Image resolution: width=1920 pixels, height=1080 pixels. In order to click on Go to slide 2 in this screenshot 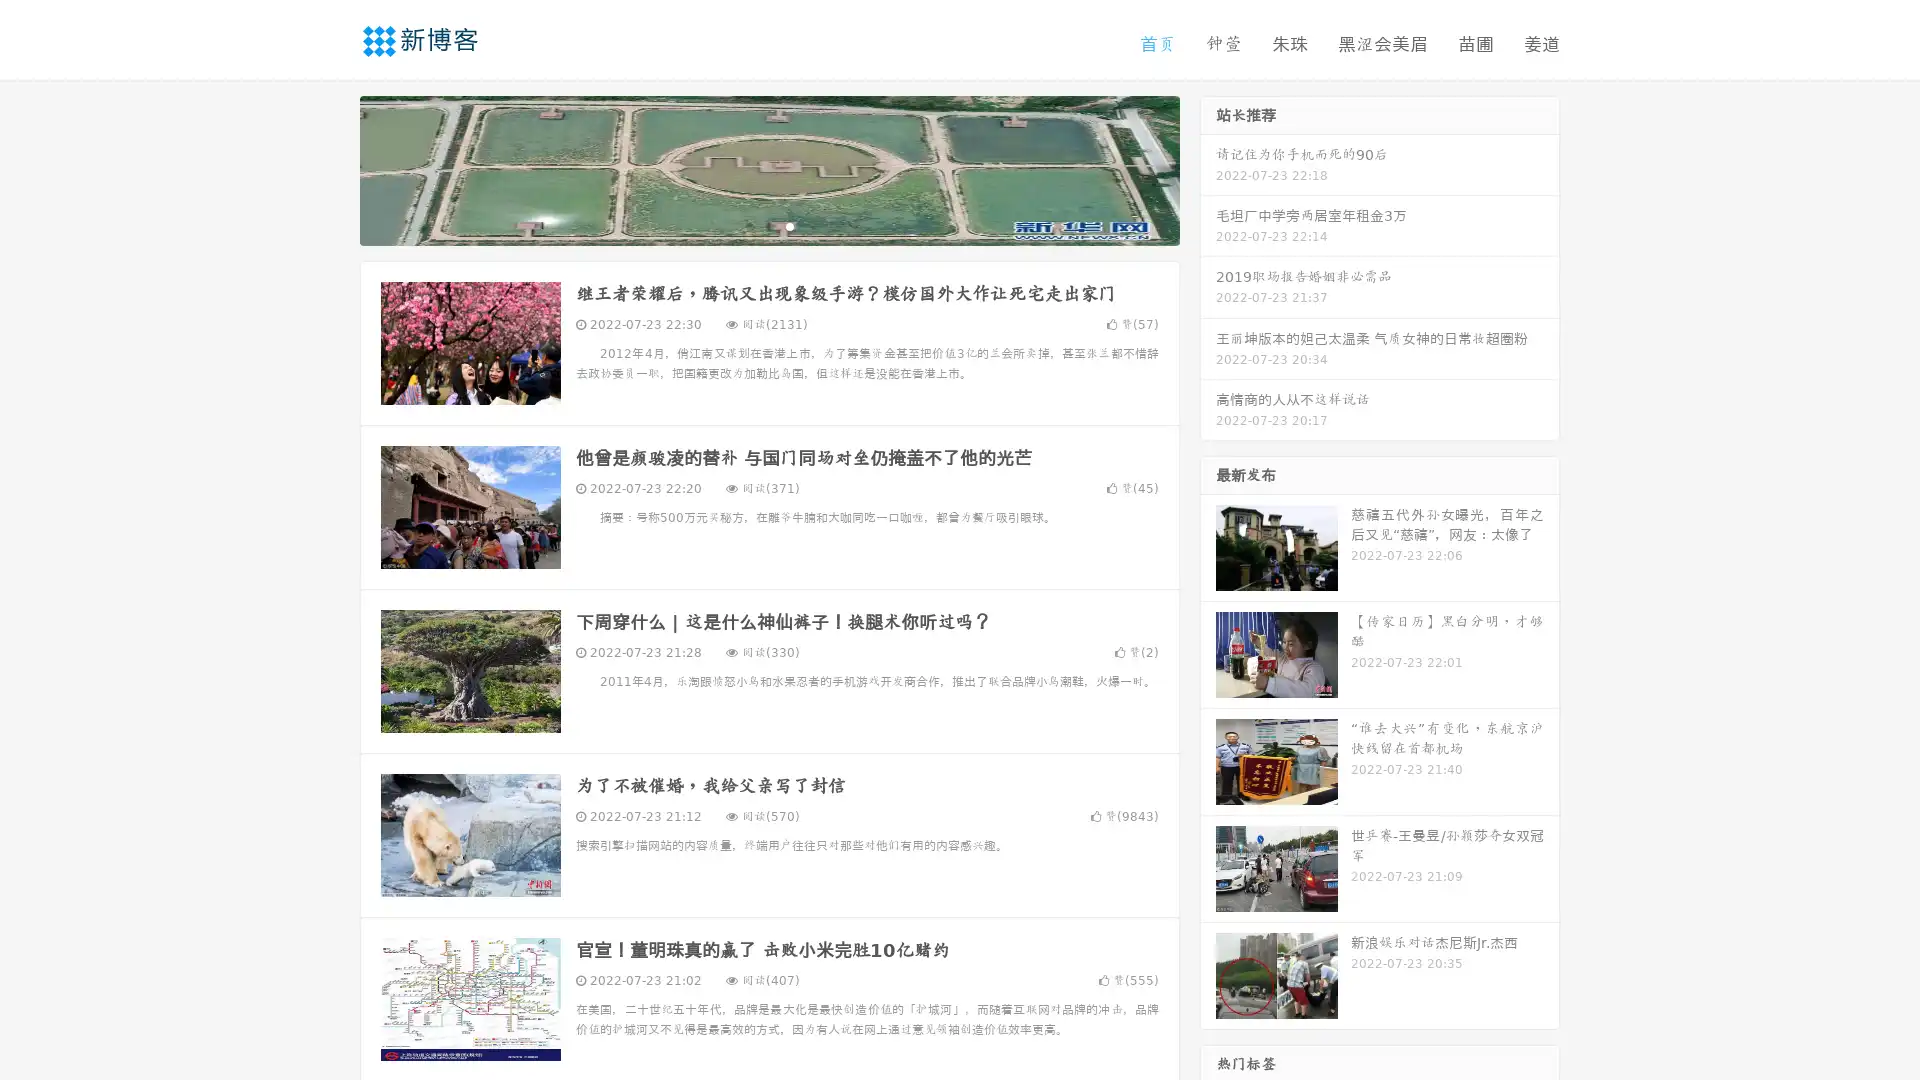, I will do `click(768, 225)`.